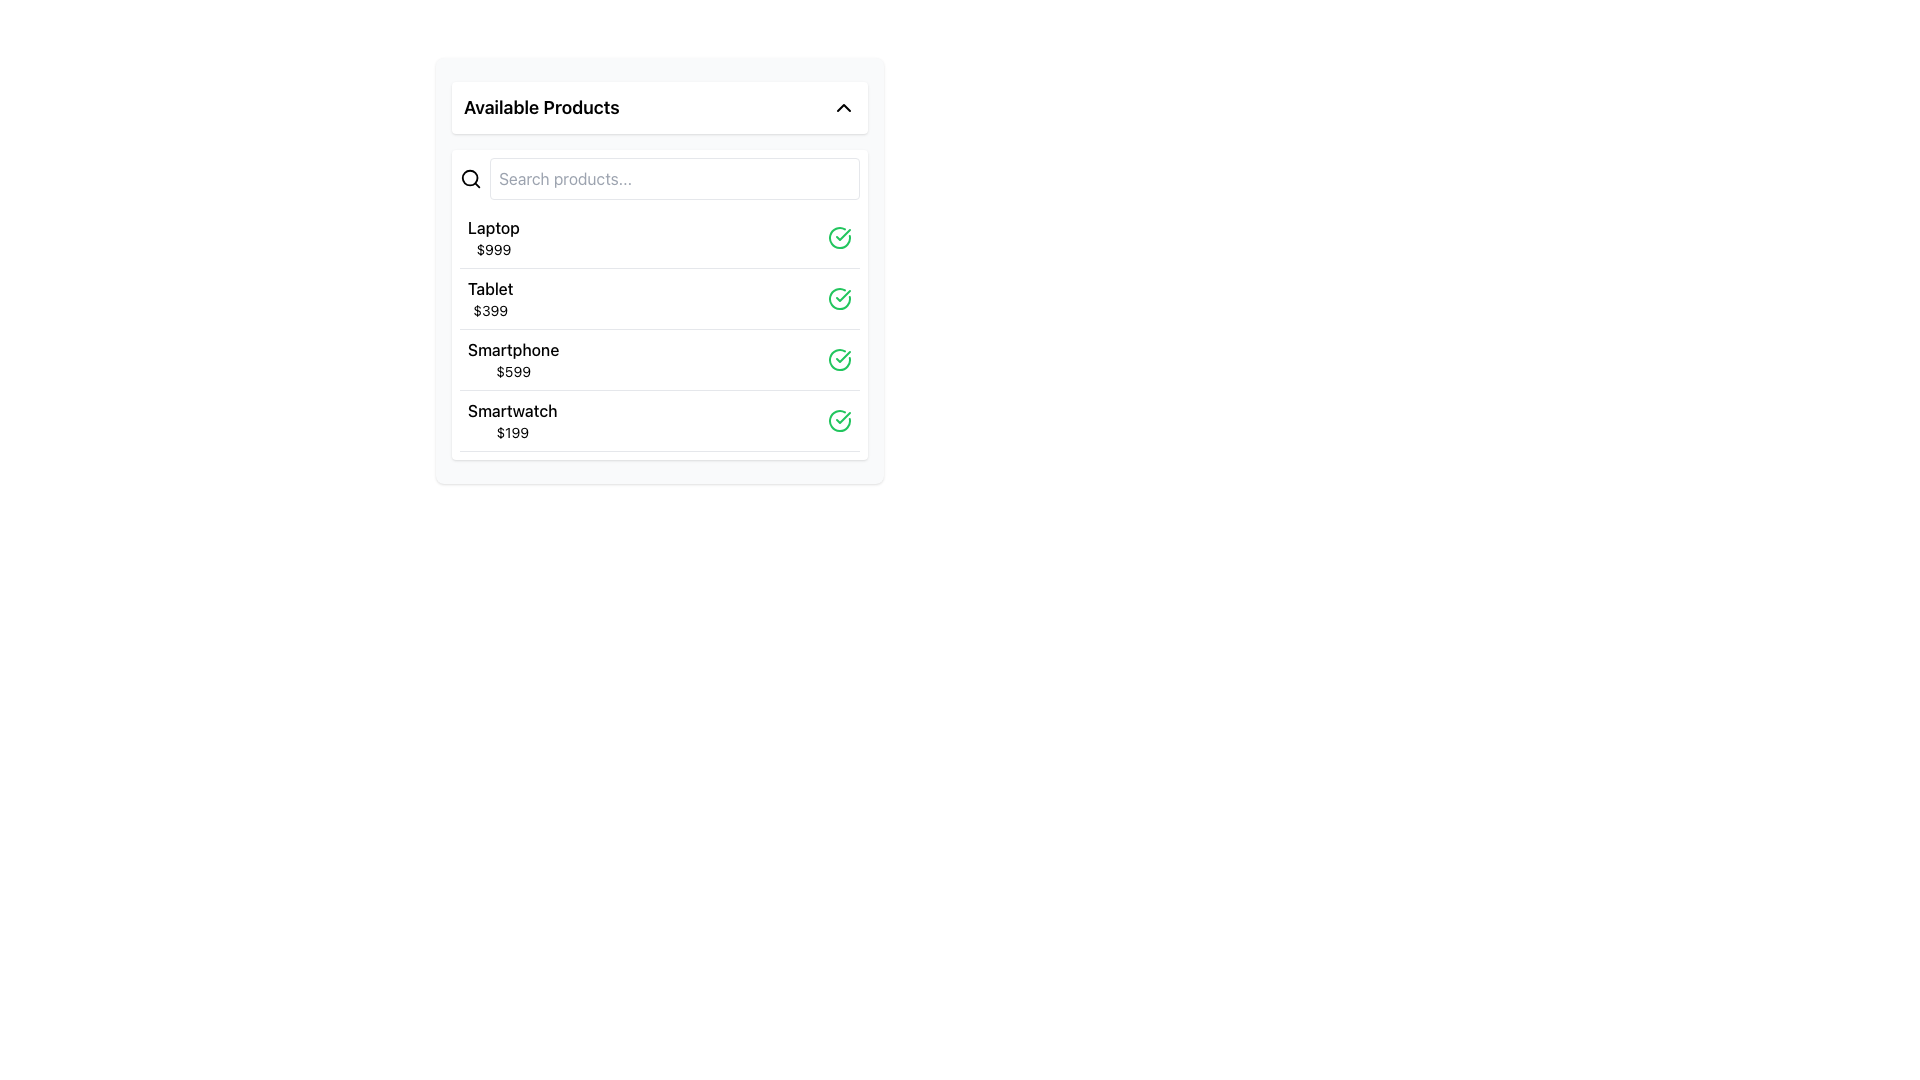  Describe the element at coordinates (513, 371) in the screenshot. I see `the price text label displaying the price of the product 'Smartphone', which is located below 'Tablet $399' and above 'Smartwatch $199' in the product list` at that location.